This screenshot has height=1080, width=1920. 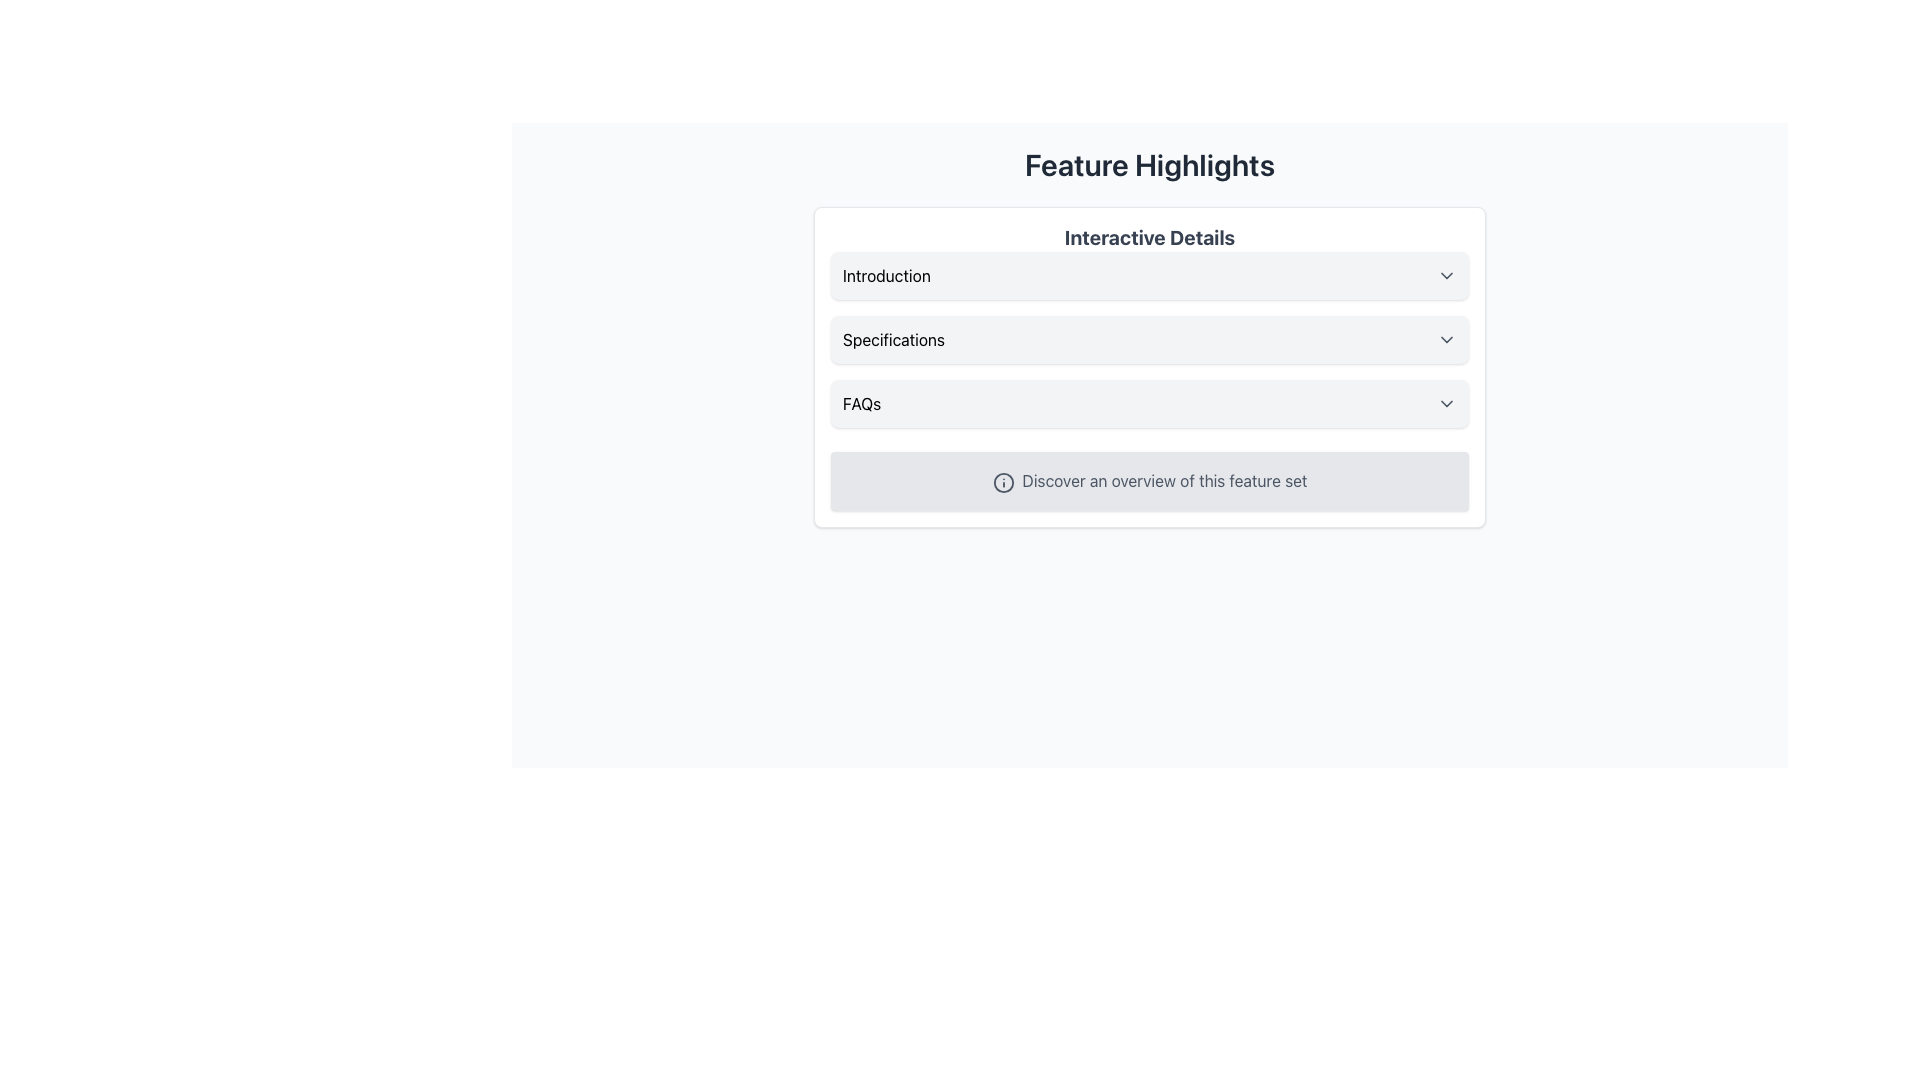 I want to click on the Chevron-Down icon located within the 'FAQs' section, so click(x=1446, y=404).